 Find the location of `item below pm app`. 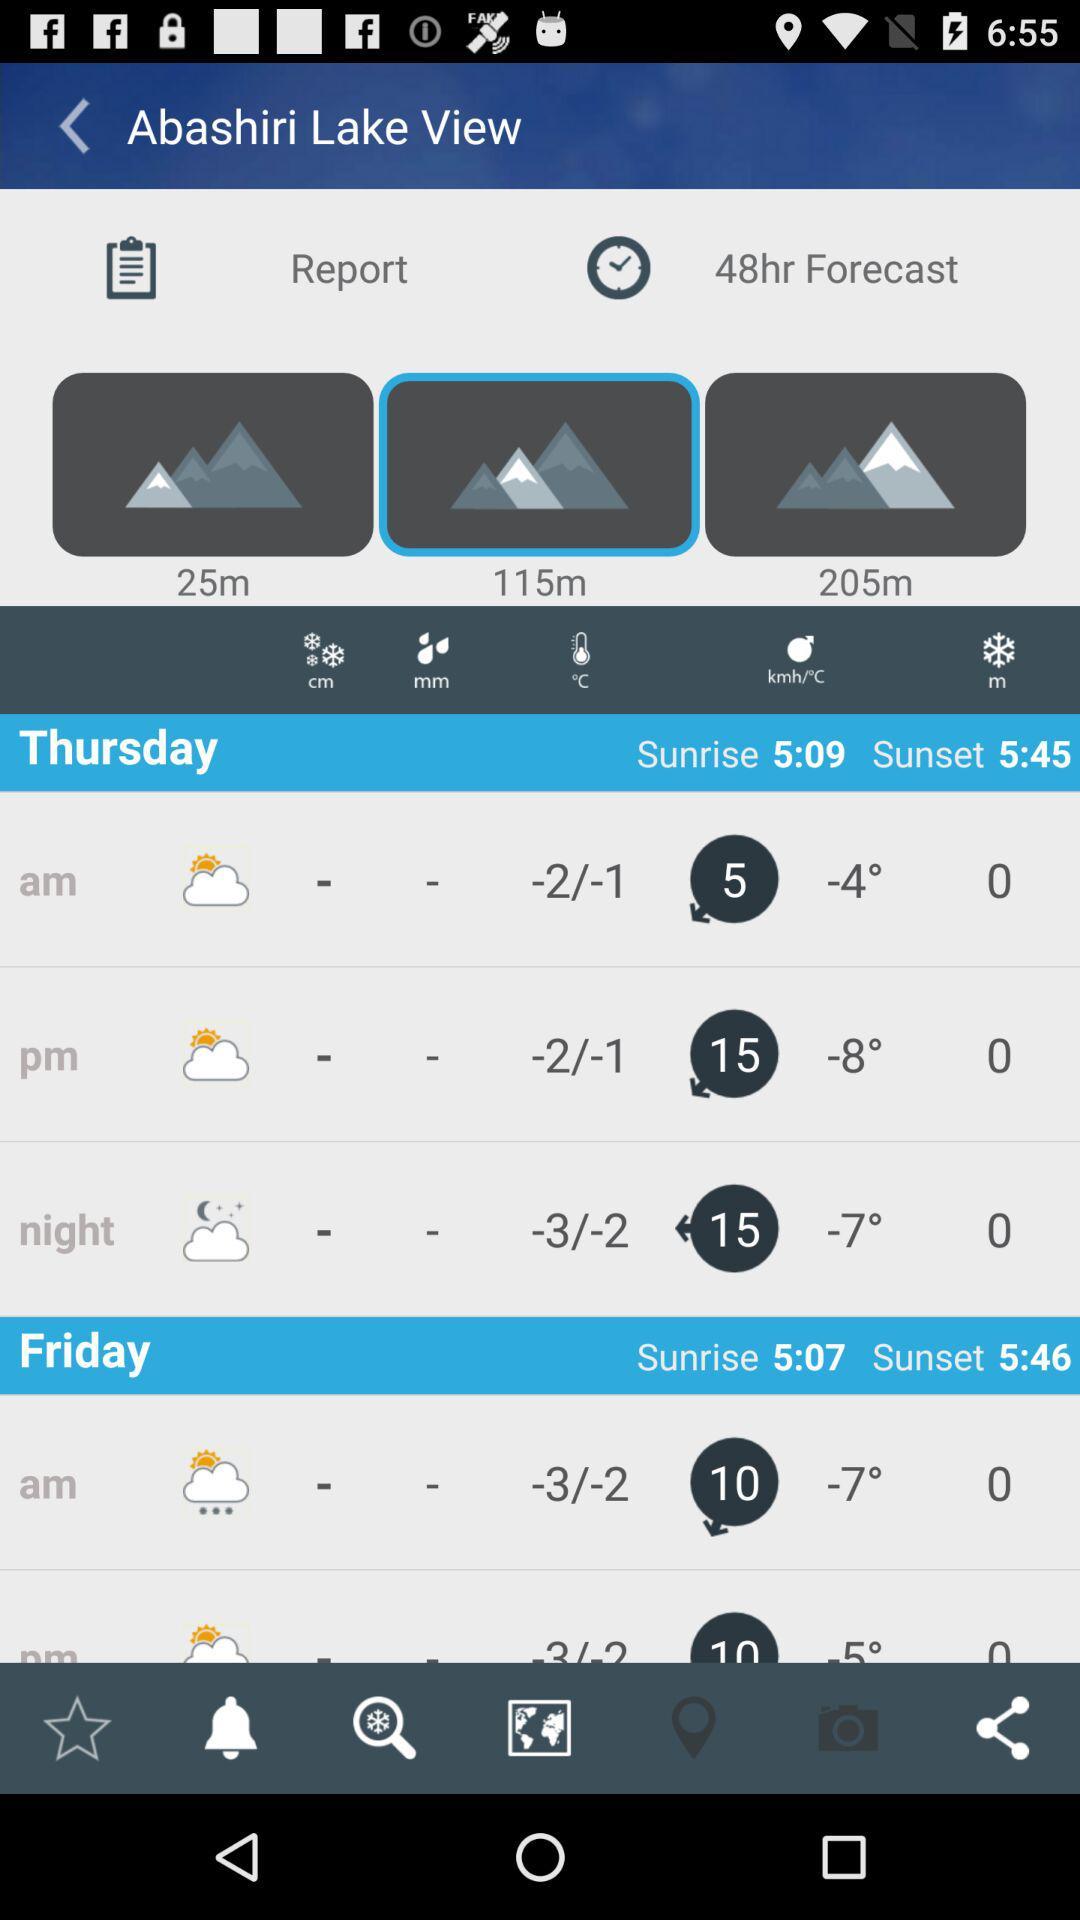

item below pm app is located at coordinates (229, 1727).